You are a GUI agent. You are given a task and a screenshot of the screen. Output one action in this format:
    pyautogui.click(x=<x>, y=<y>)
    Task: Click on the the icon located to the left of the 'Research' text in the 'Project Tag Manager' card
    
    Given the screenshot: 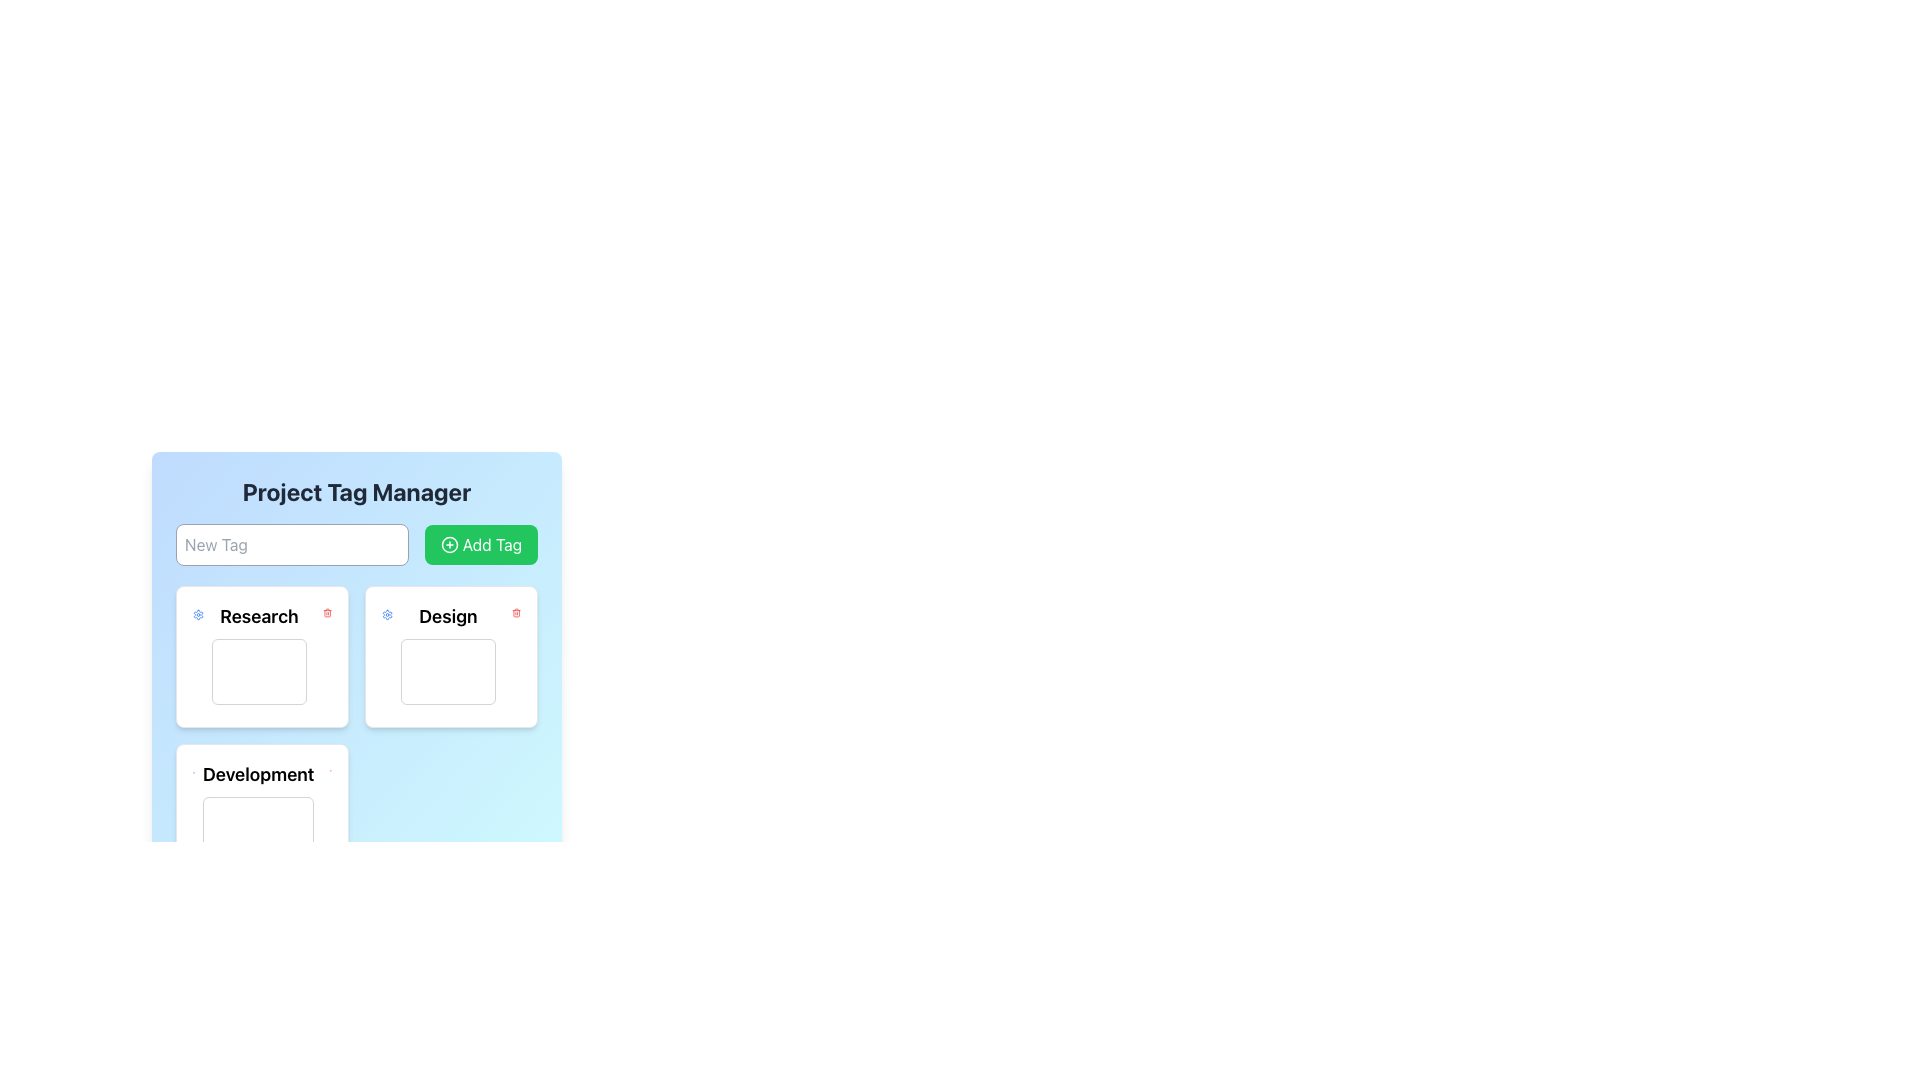 What is the action you would take?
    pyautogui.click(x=387, y=613)
    